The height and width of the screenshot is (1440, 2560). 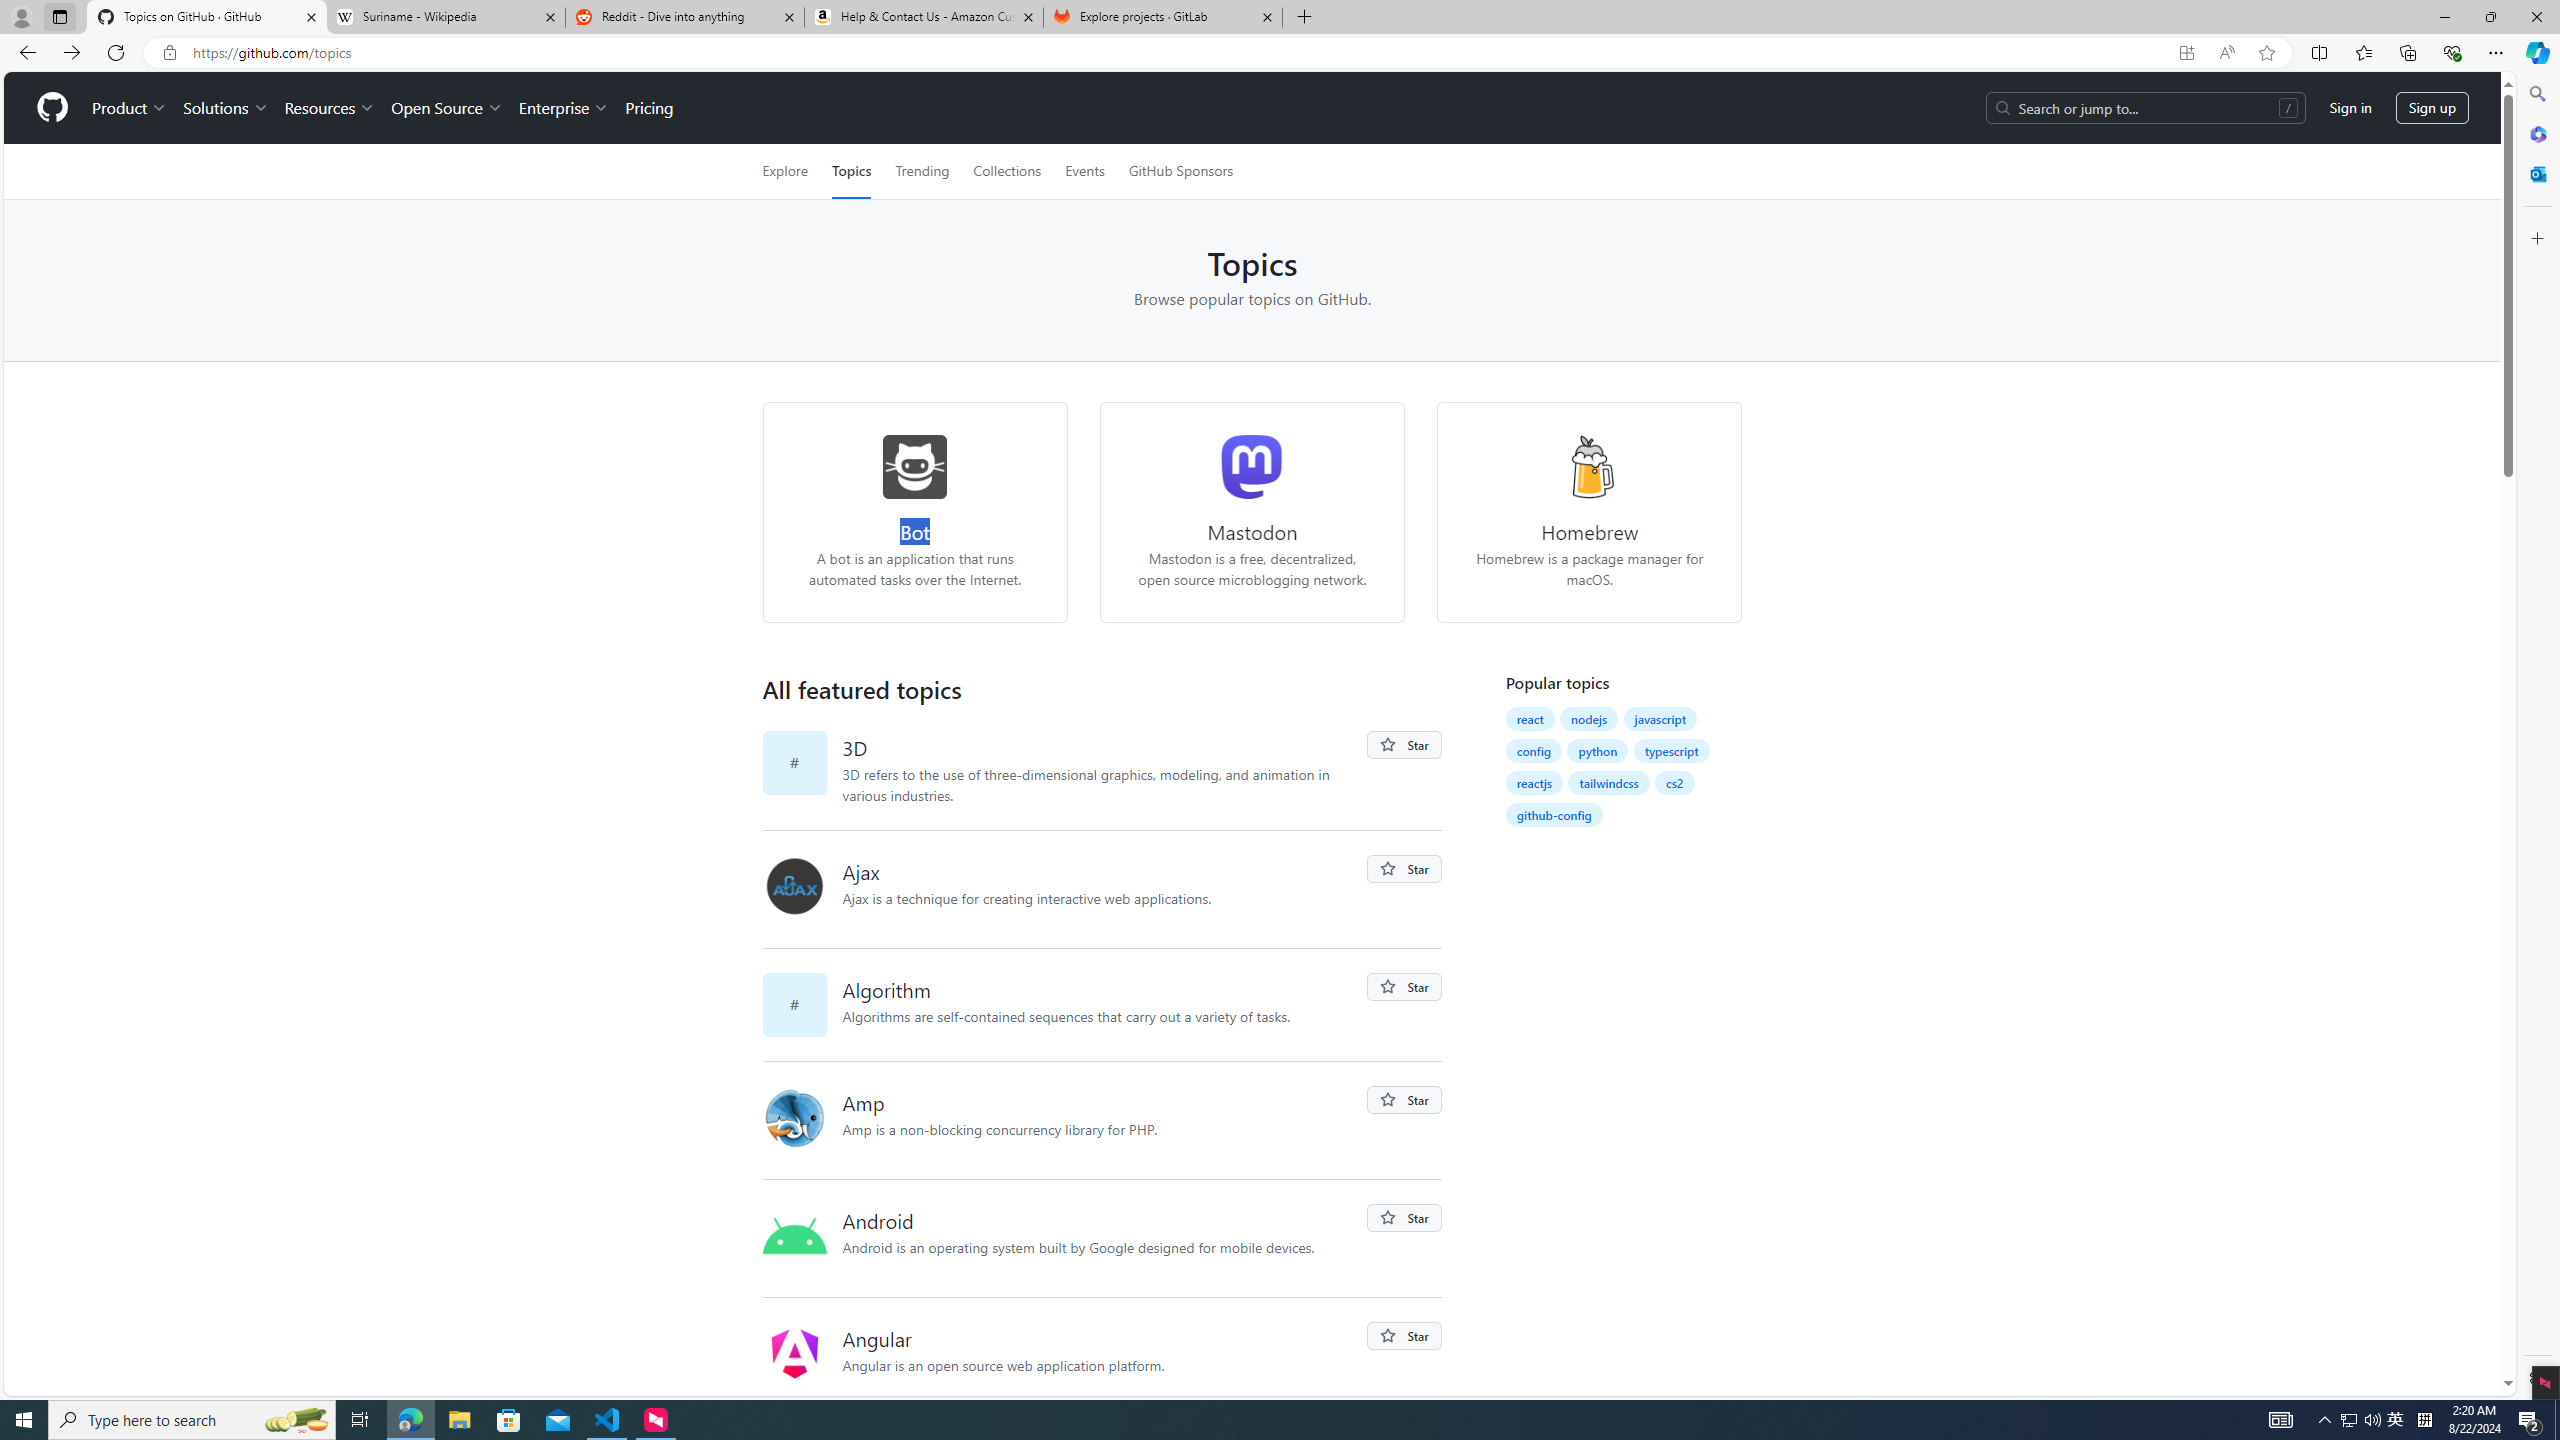 What do you see at coordinates (1533, 750) in the screenshot?
I see `'config'` at bounding box center [1533, 750].